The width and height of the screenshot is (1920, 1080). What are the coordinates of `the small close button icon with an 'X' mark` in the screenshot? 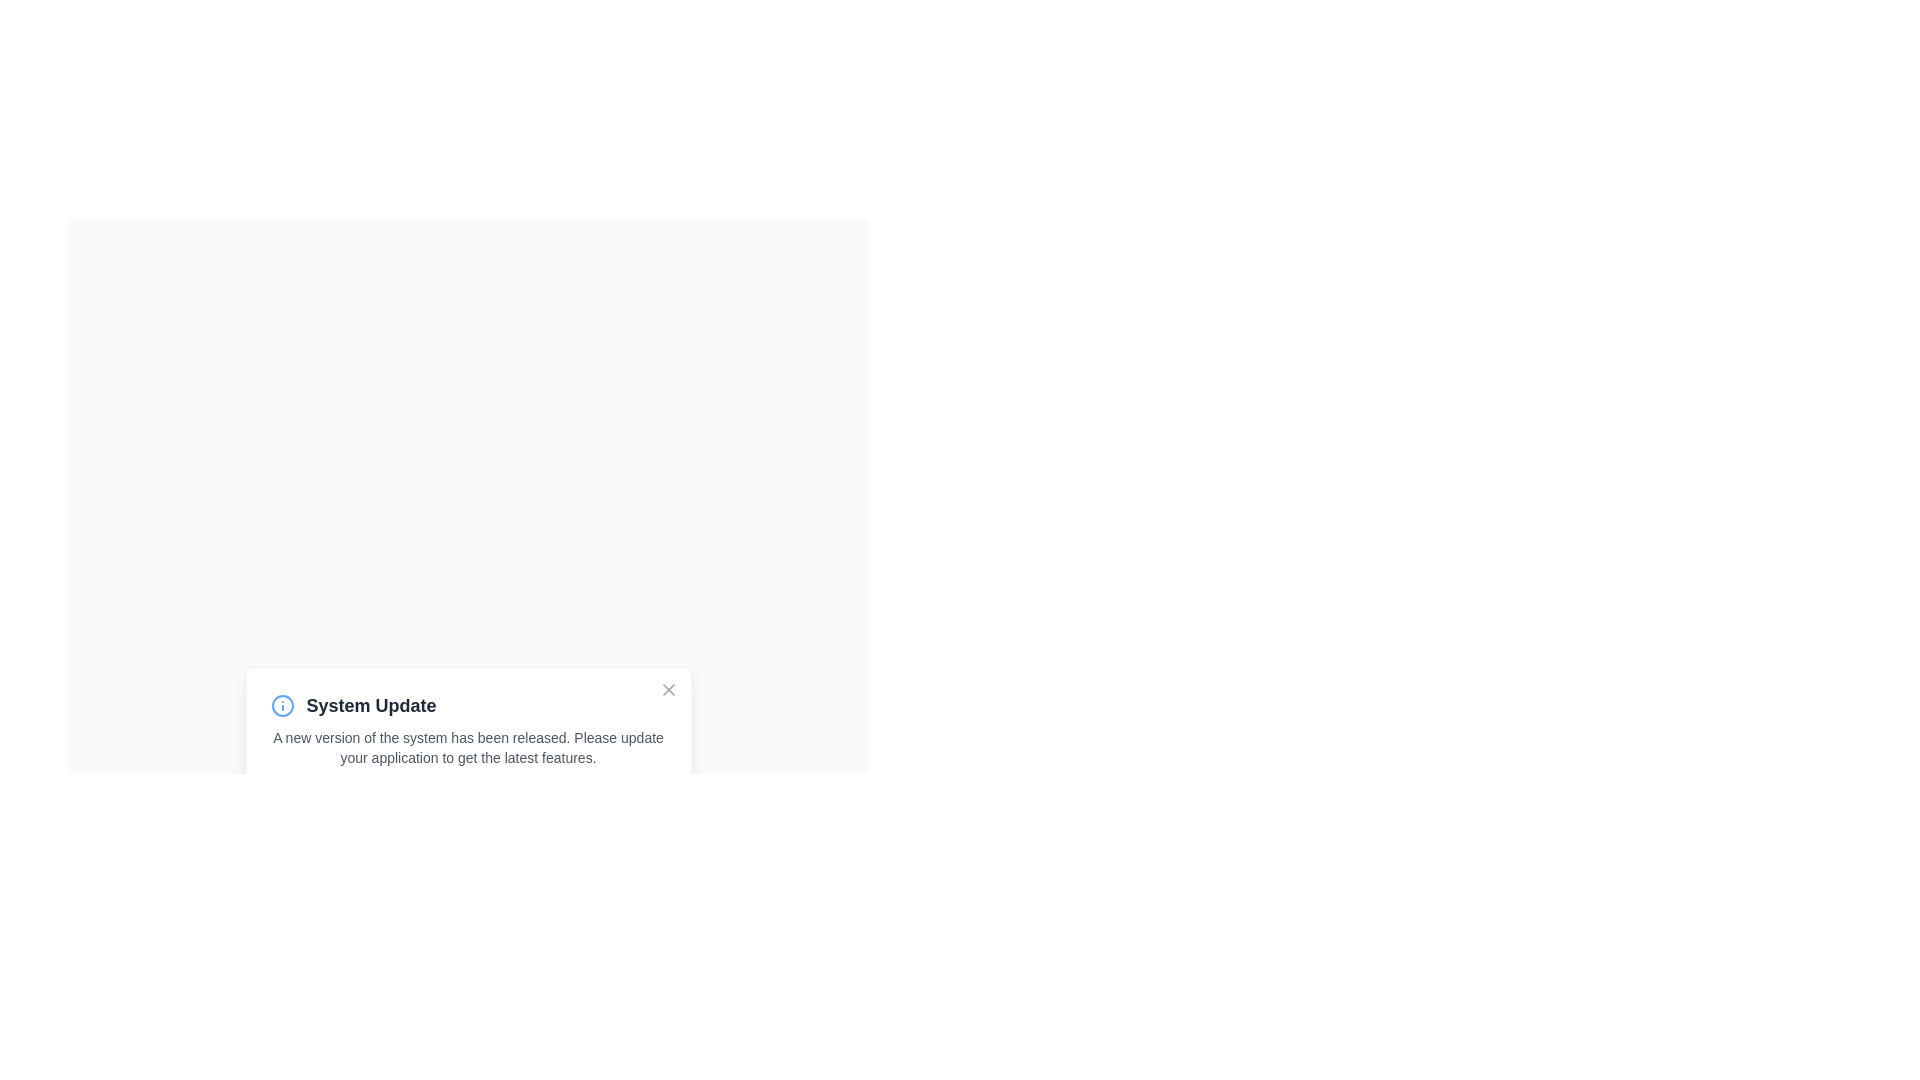 It's located at (668, 689).